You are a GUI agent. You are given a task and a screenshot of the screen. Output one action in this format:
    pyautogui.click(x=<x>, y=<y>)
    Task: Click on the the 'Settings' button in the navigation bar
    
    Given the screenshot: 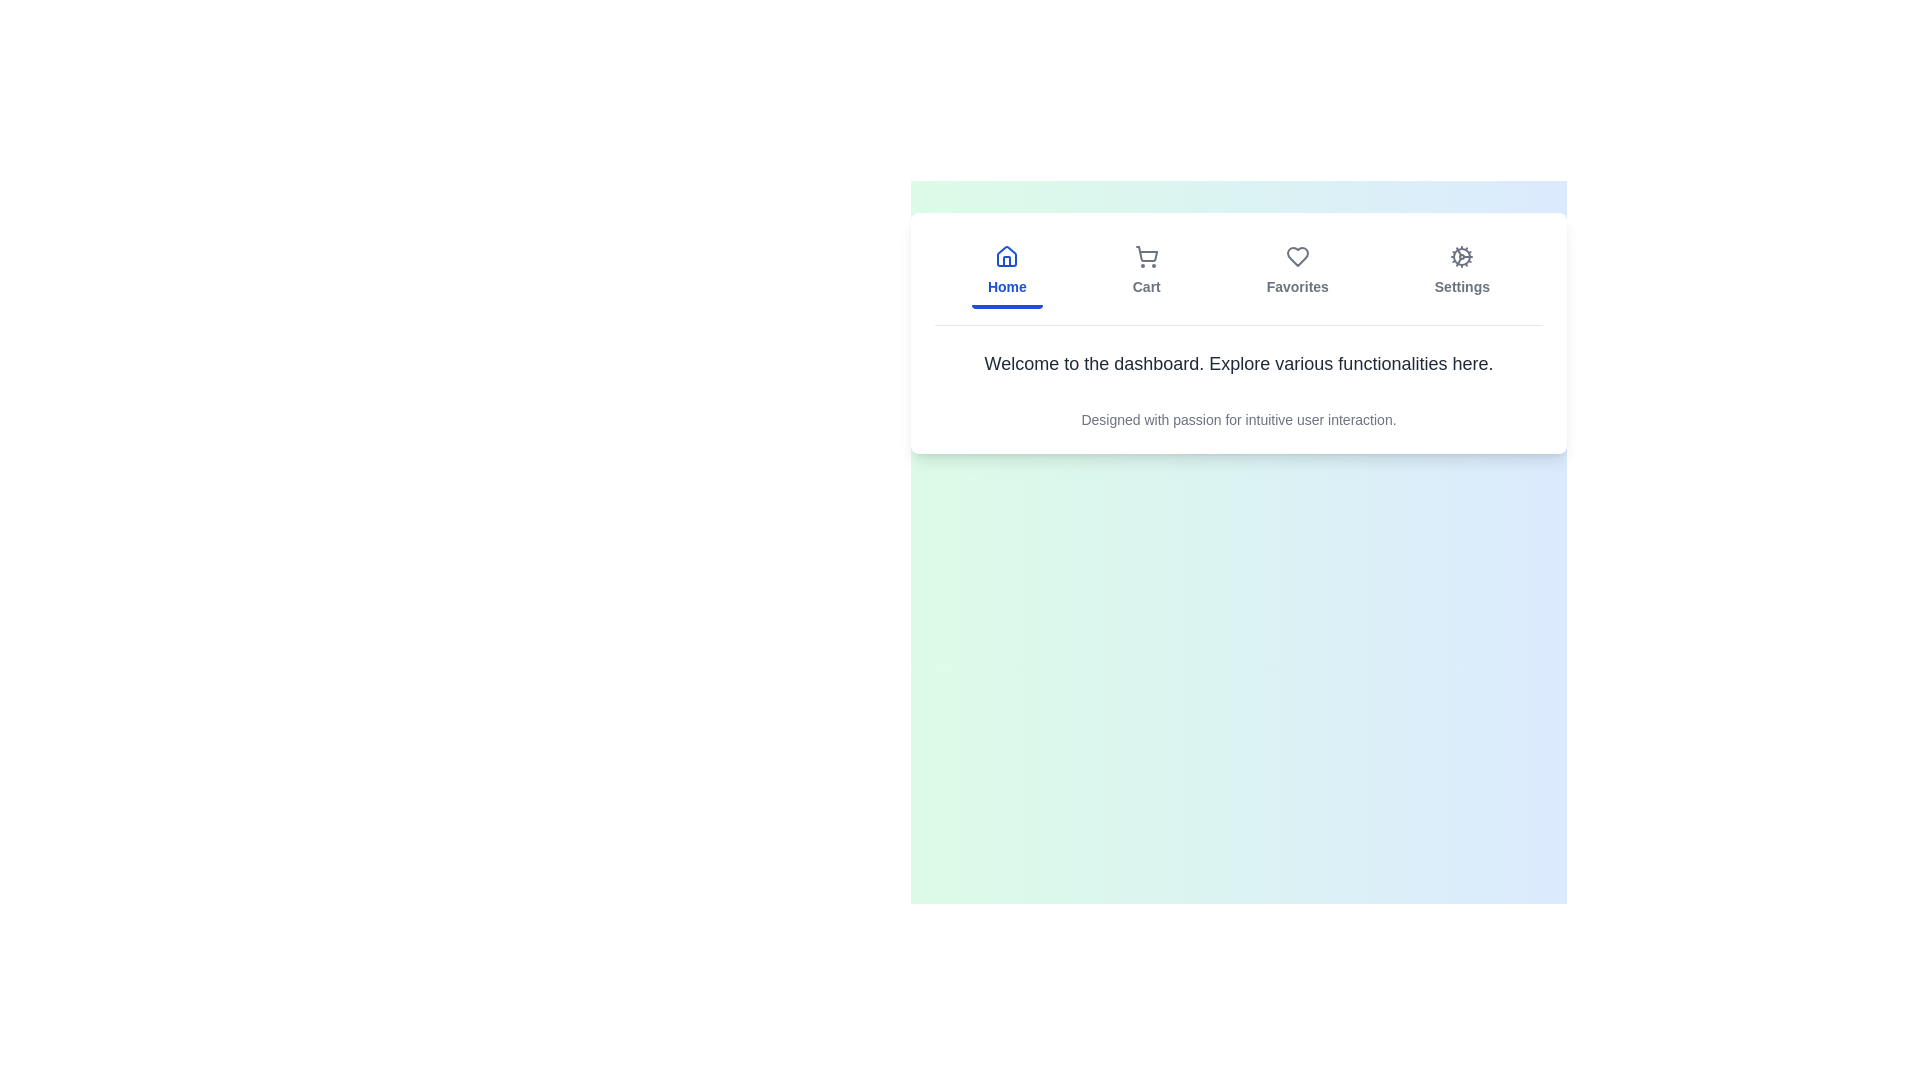 What is the action you would take?
    pyautogui.click(x=1462, y=273)
    